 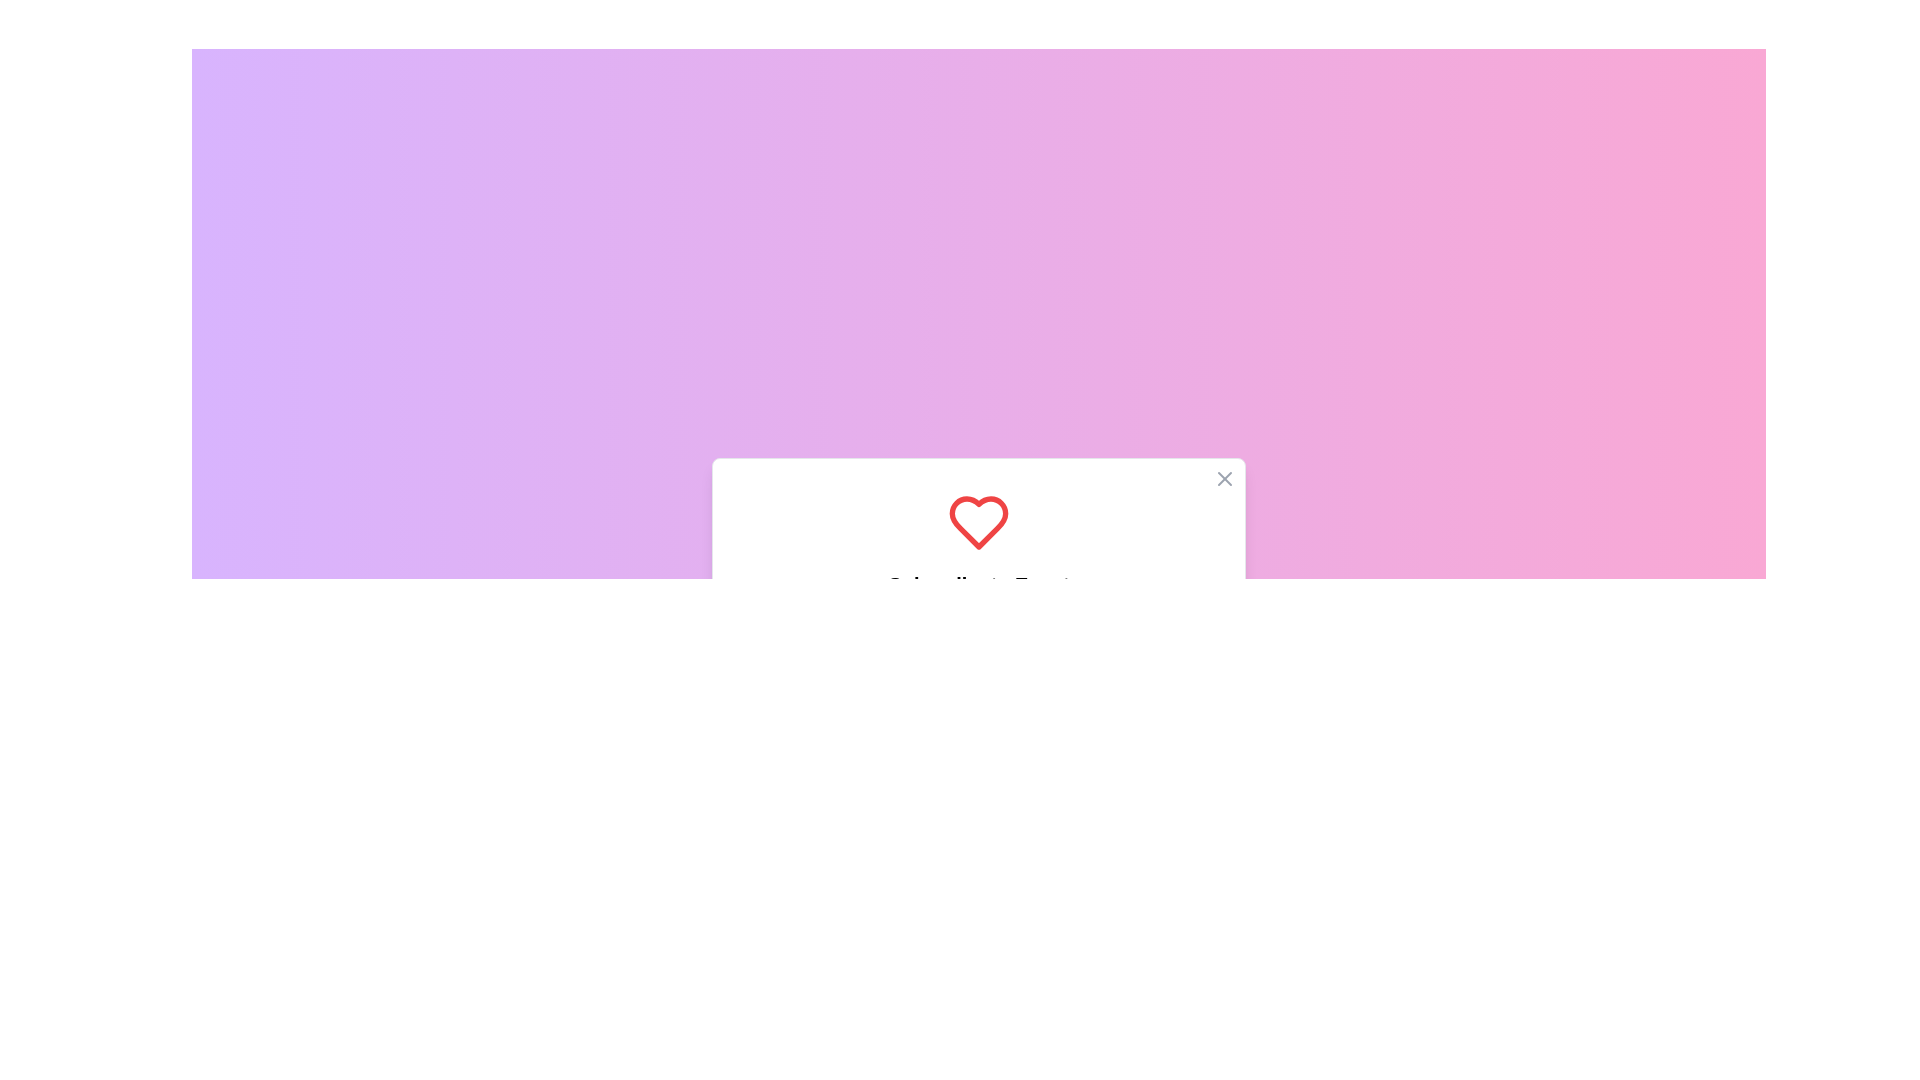 I want to click on the close button located in the top right corner of the white card, so click(x=1224, y=478).